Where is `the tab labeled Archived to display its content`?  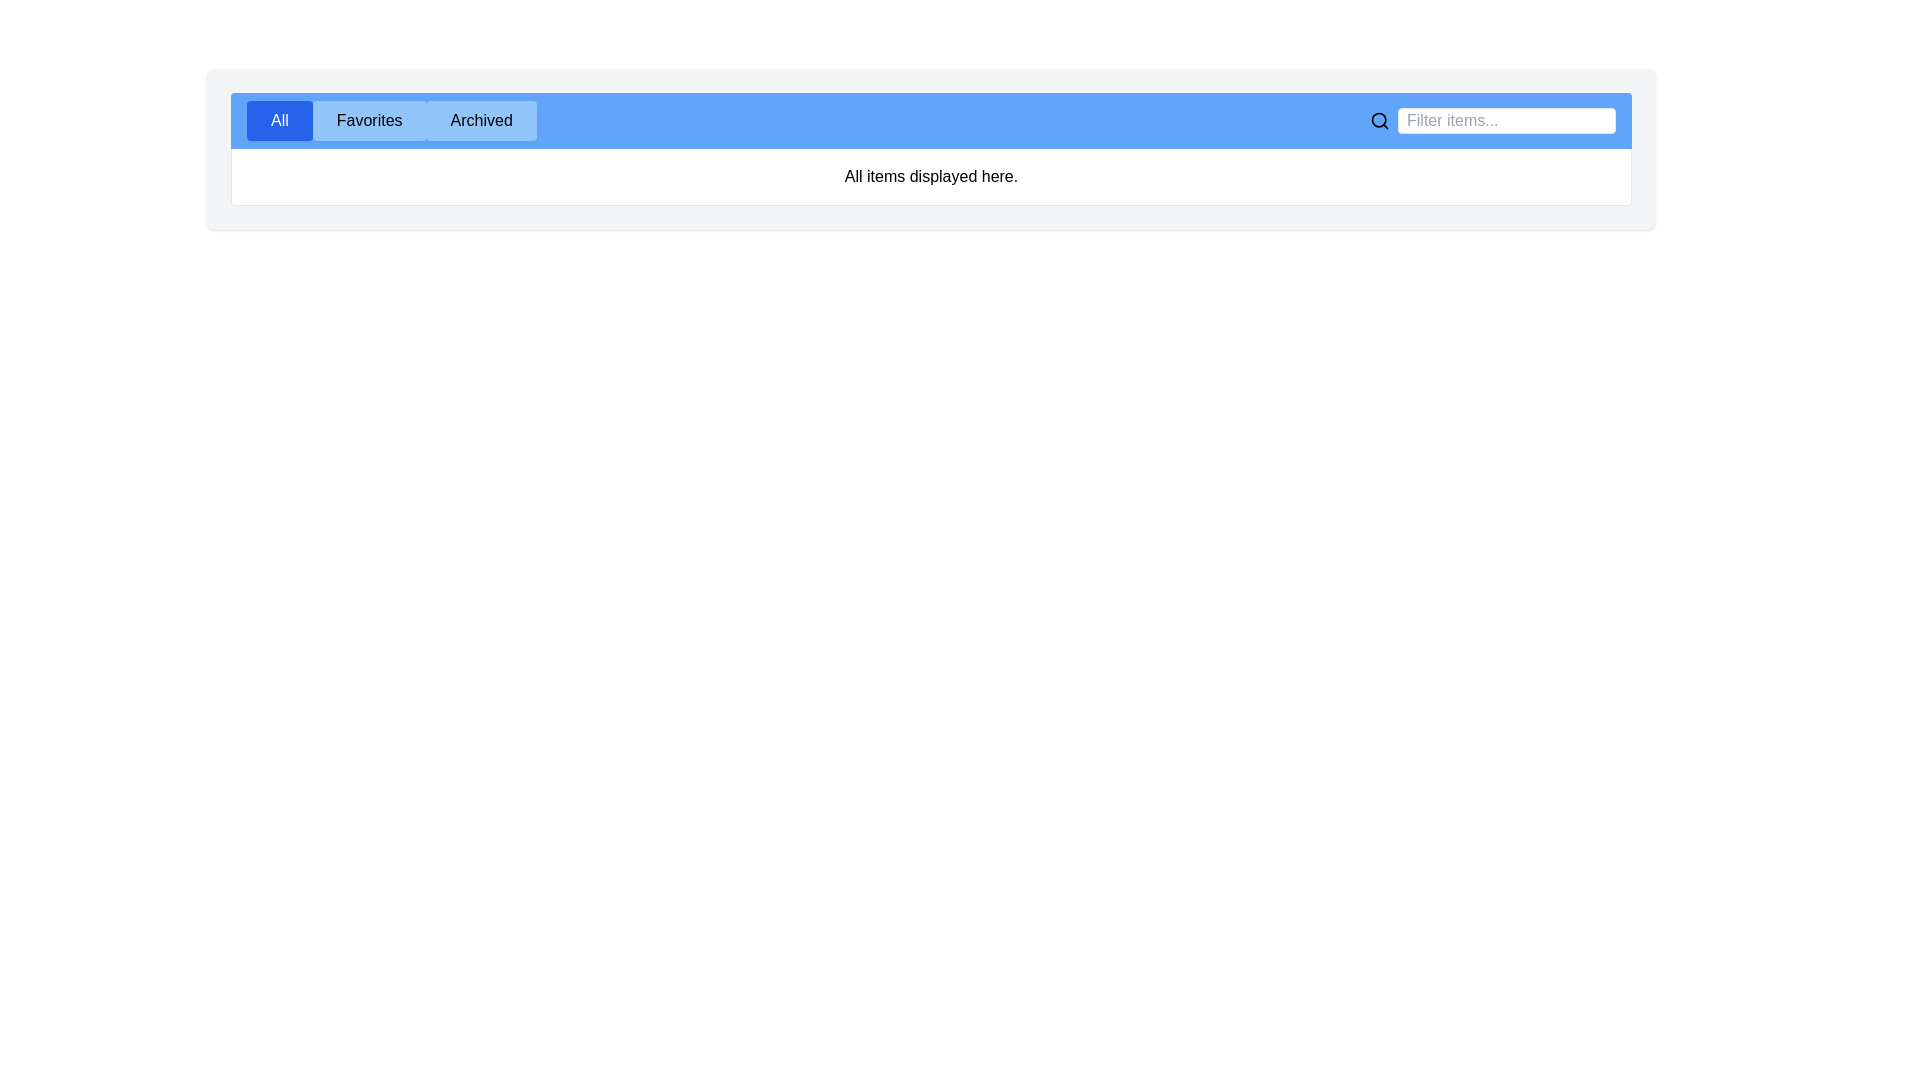 the tab labeled Archived to display its content is located at coordinates (481, 120).